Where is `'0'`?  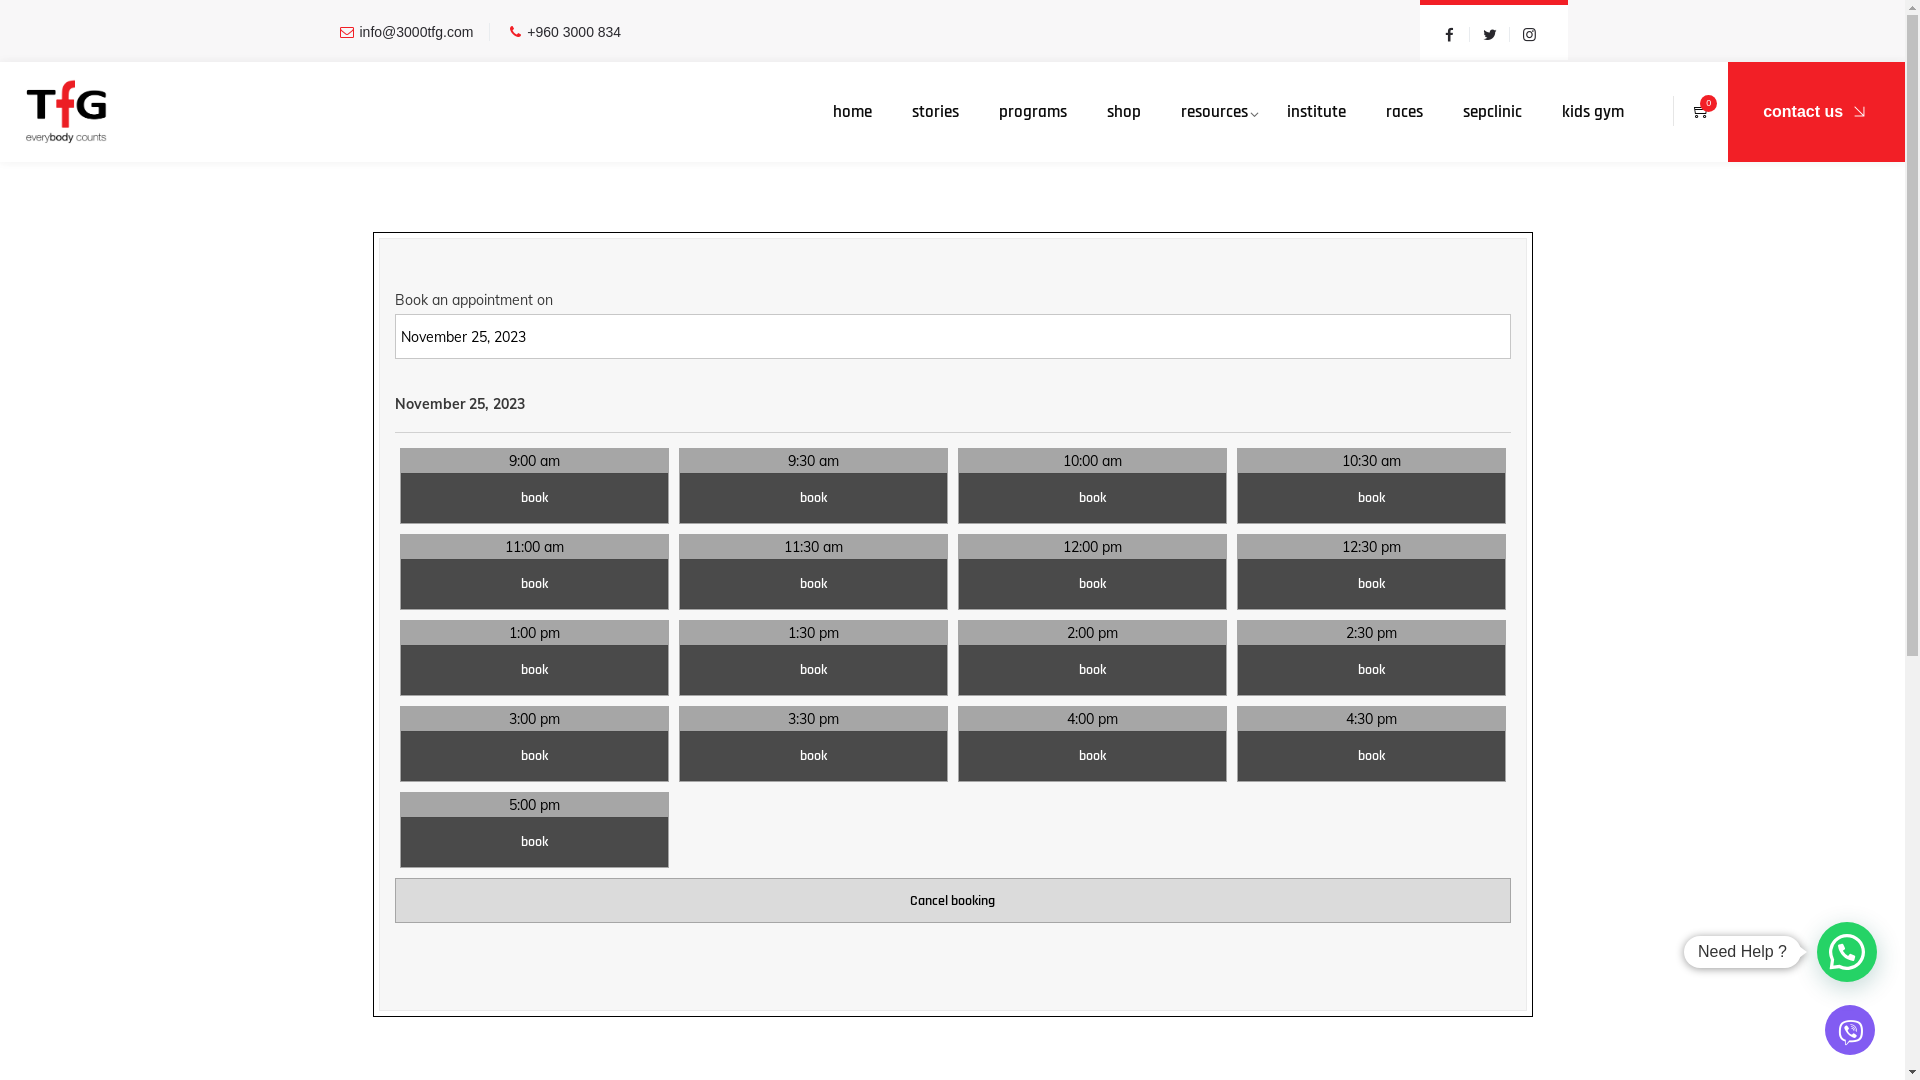
'0' is located at coordinates (1701, 111).